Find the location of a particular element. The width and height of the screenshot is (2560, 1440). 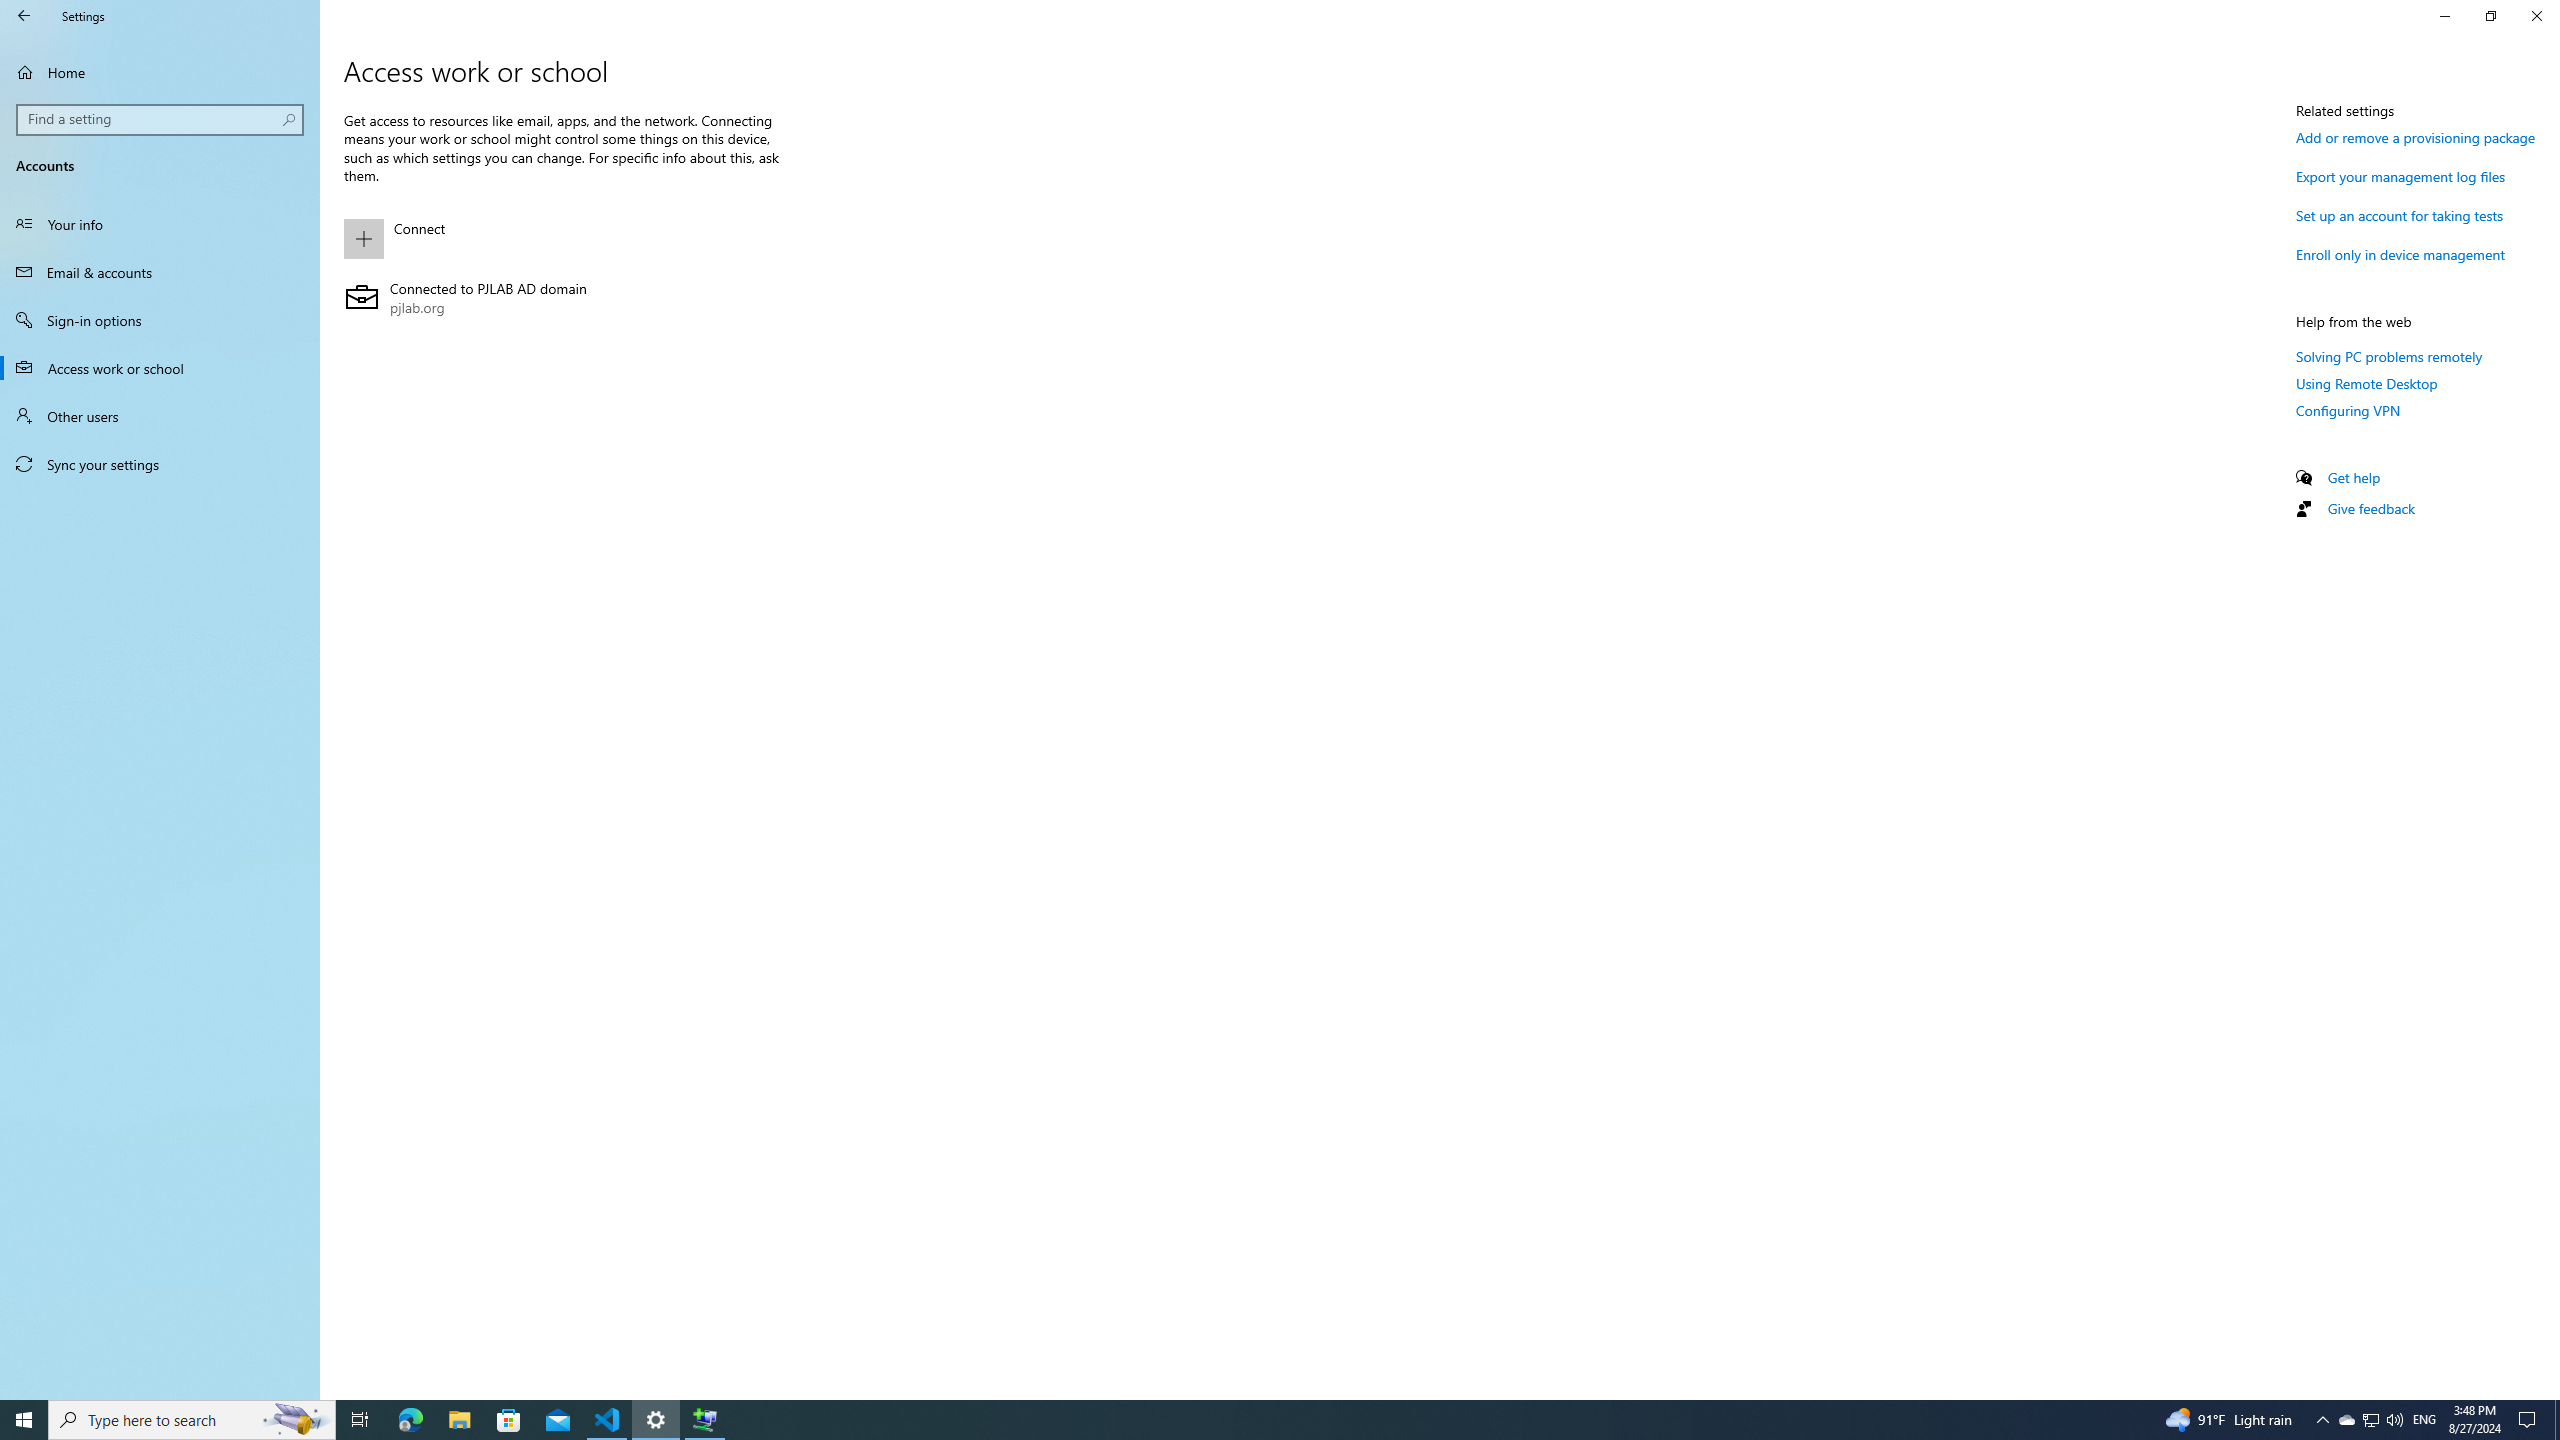

'Solving PC problems remotely' is located at coordinates (2388, 356).